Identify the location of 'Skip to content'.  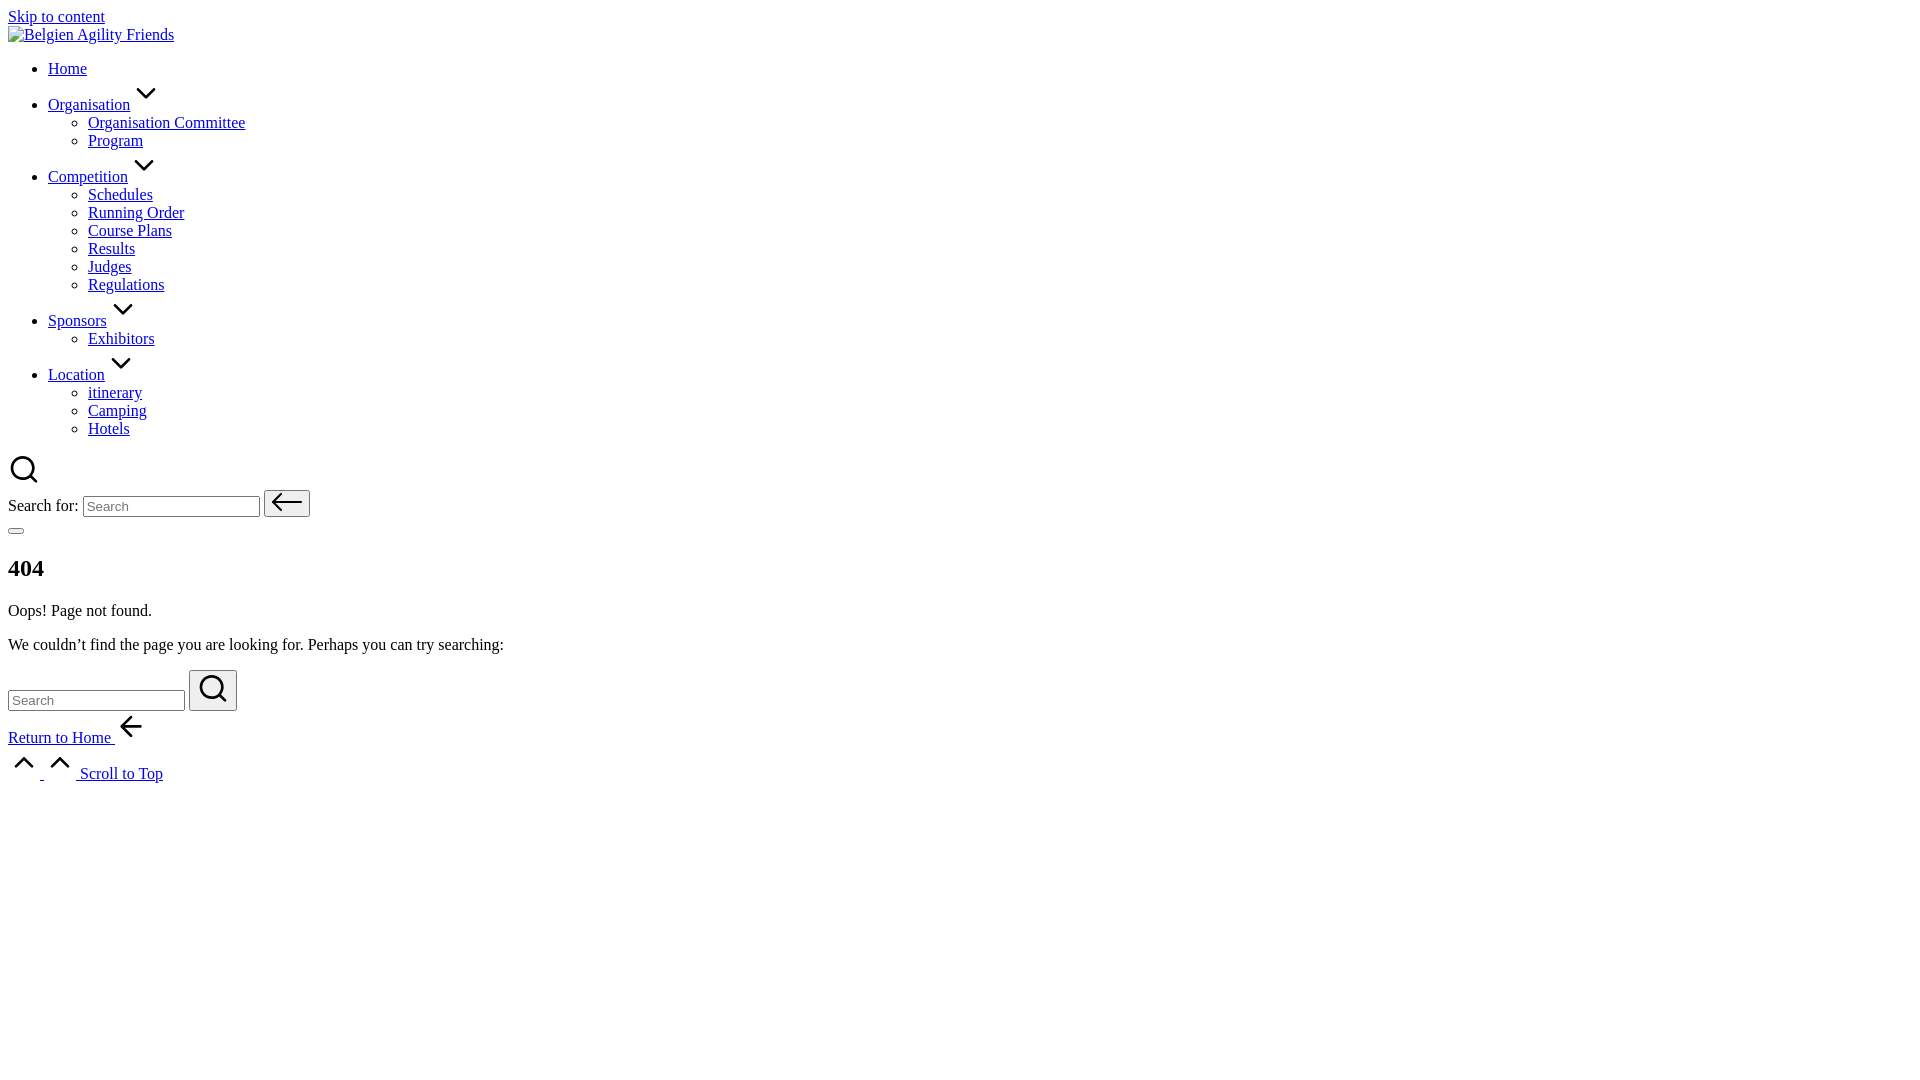
(56, 16).